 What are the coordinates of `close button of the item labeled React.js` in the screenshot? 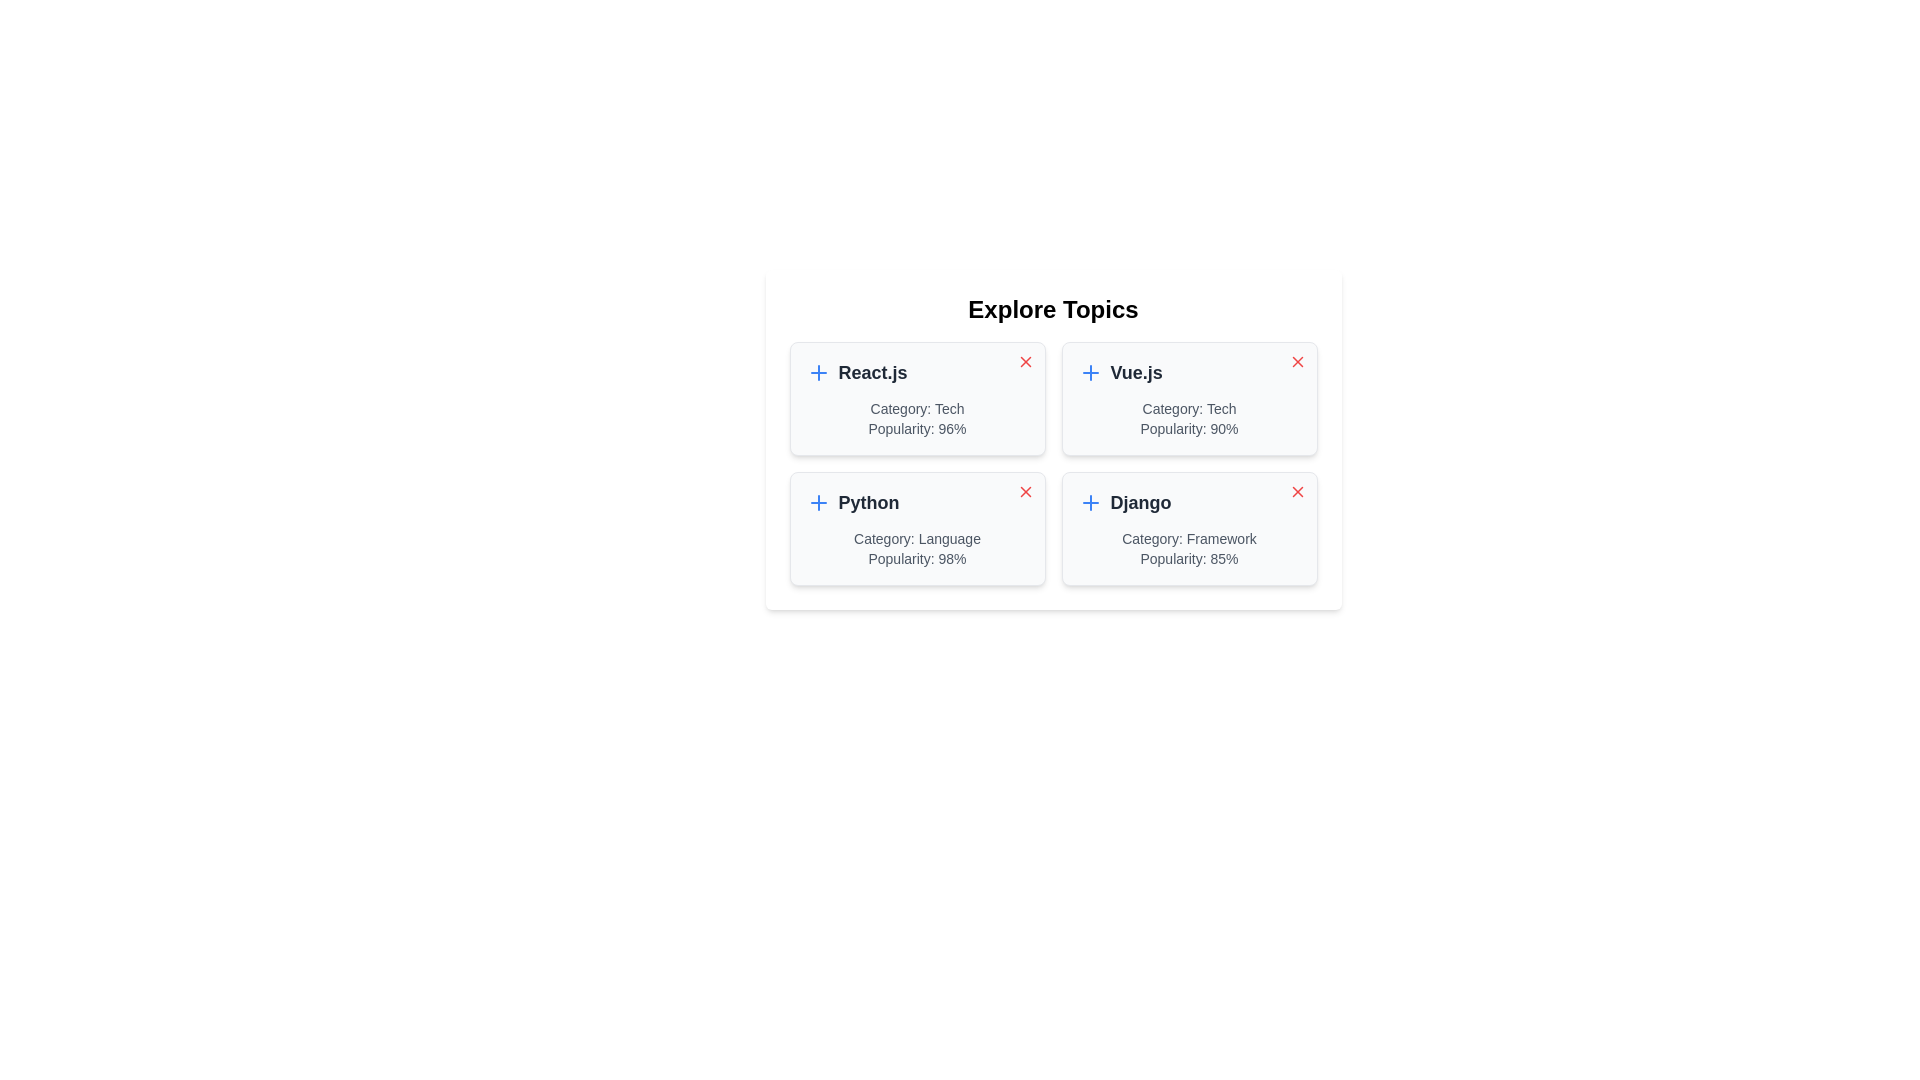 It's located at (1025, 362).